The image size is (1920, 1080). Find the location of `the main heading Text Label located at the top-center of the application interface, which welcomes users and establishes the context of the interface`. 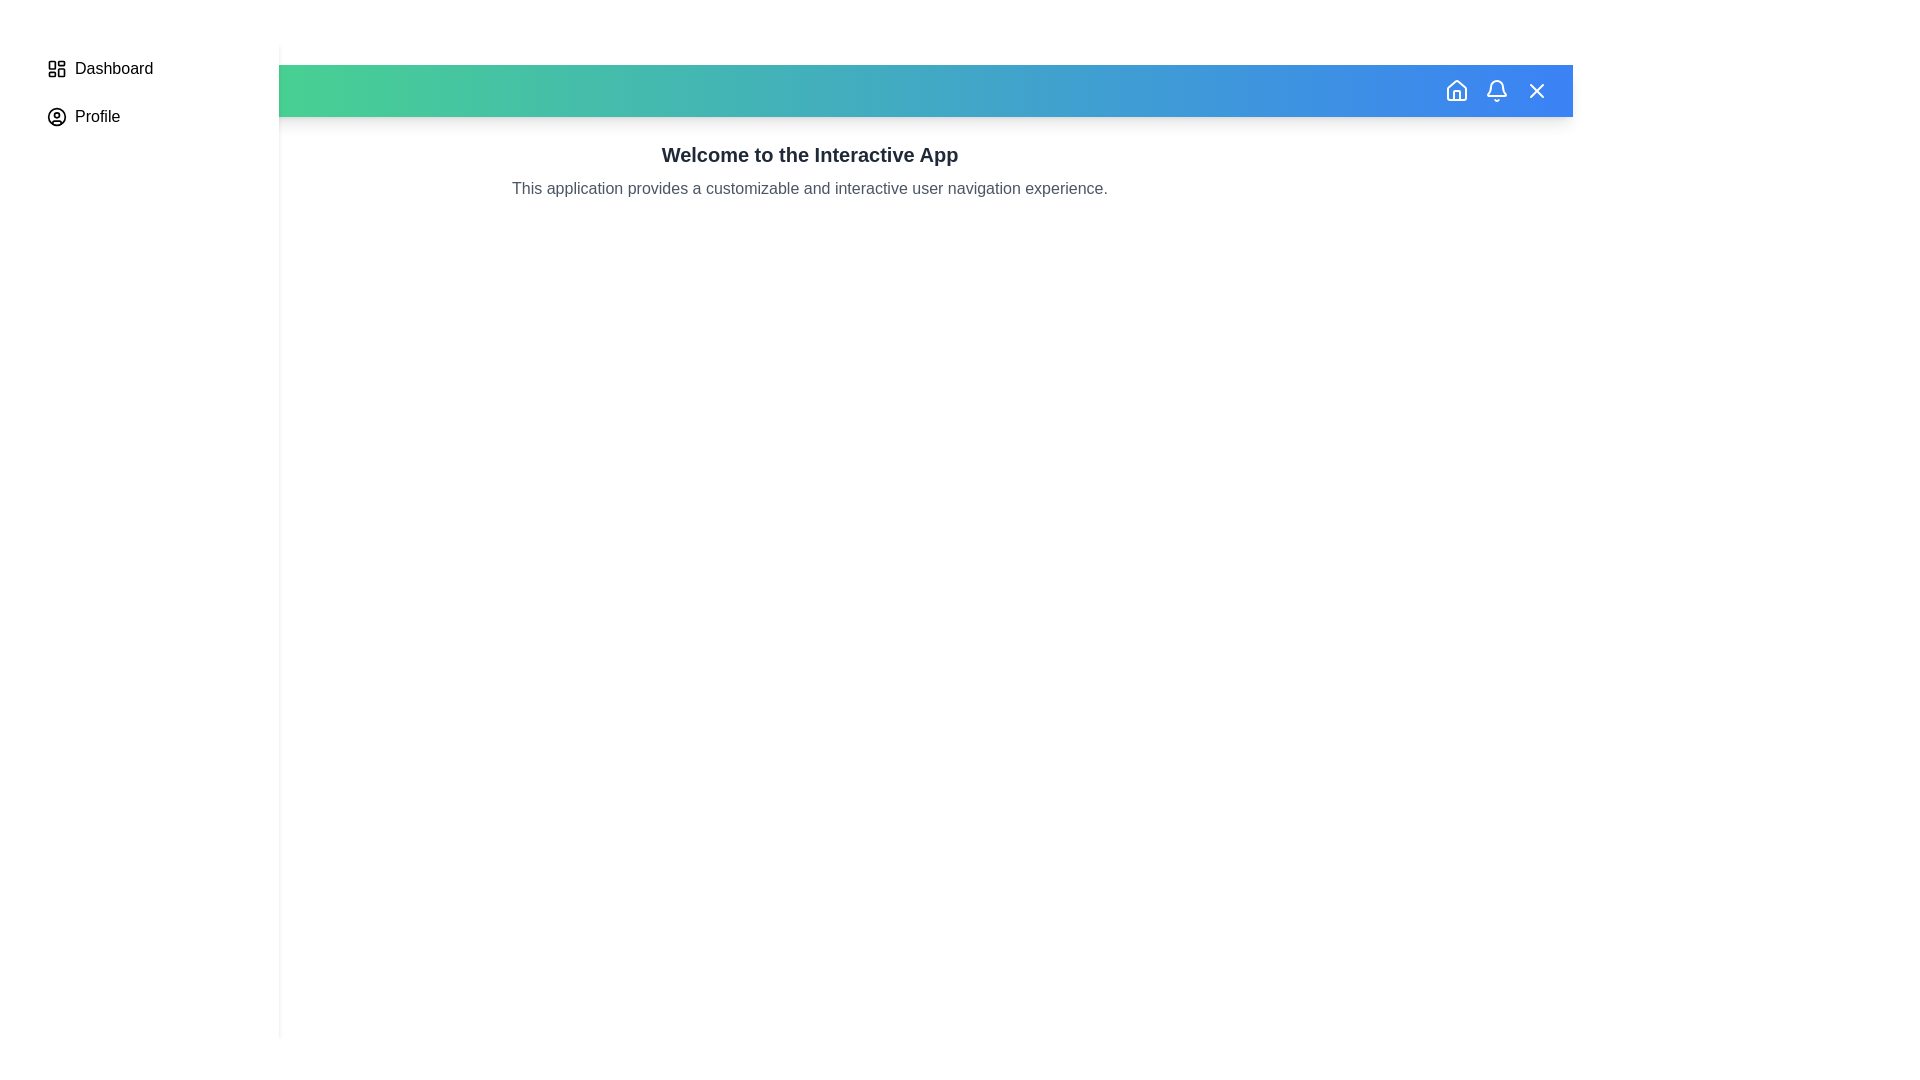

the main heading Text Label located at the top-center of the application interface, which welcomes users and establishes the context of the interface is located at coordinates (810, 153).